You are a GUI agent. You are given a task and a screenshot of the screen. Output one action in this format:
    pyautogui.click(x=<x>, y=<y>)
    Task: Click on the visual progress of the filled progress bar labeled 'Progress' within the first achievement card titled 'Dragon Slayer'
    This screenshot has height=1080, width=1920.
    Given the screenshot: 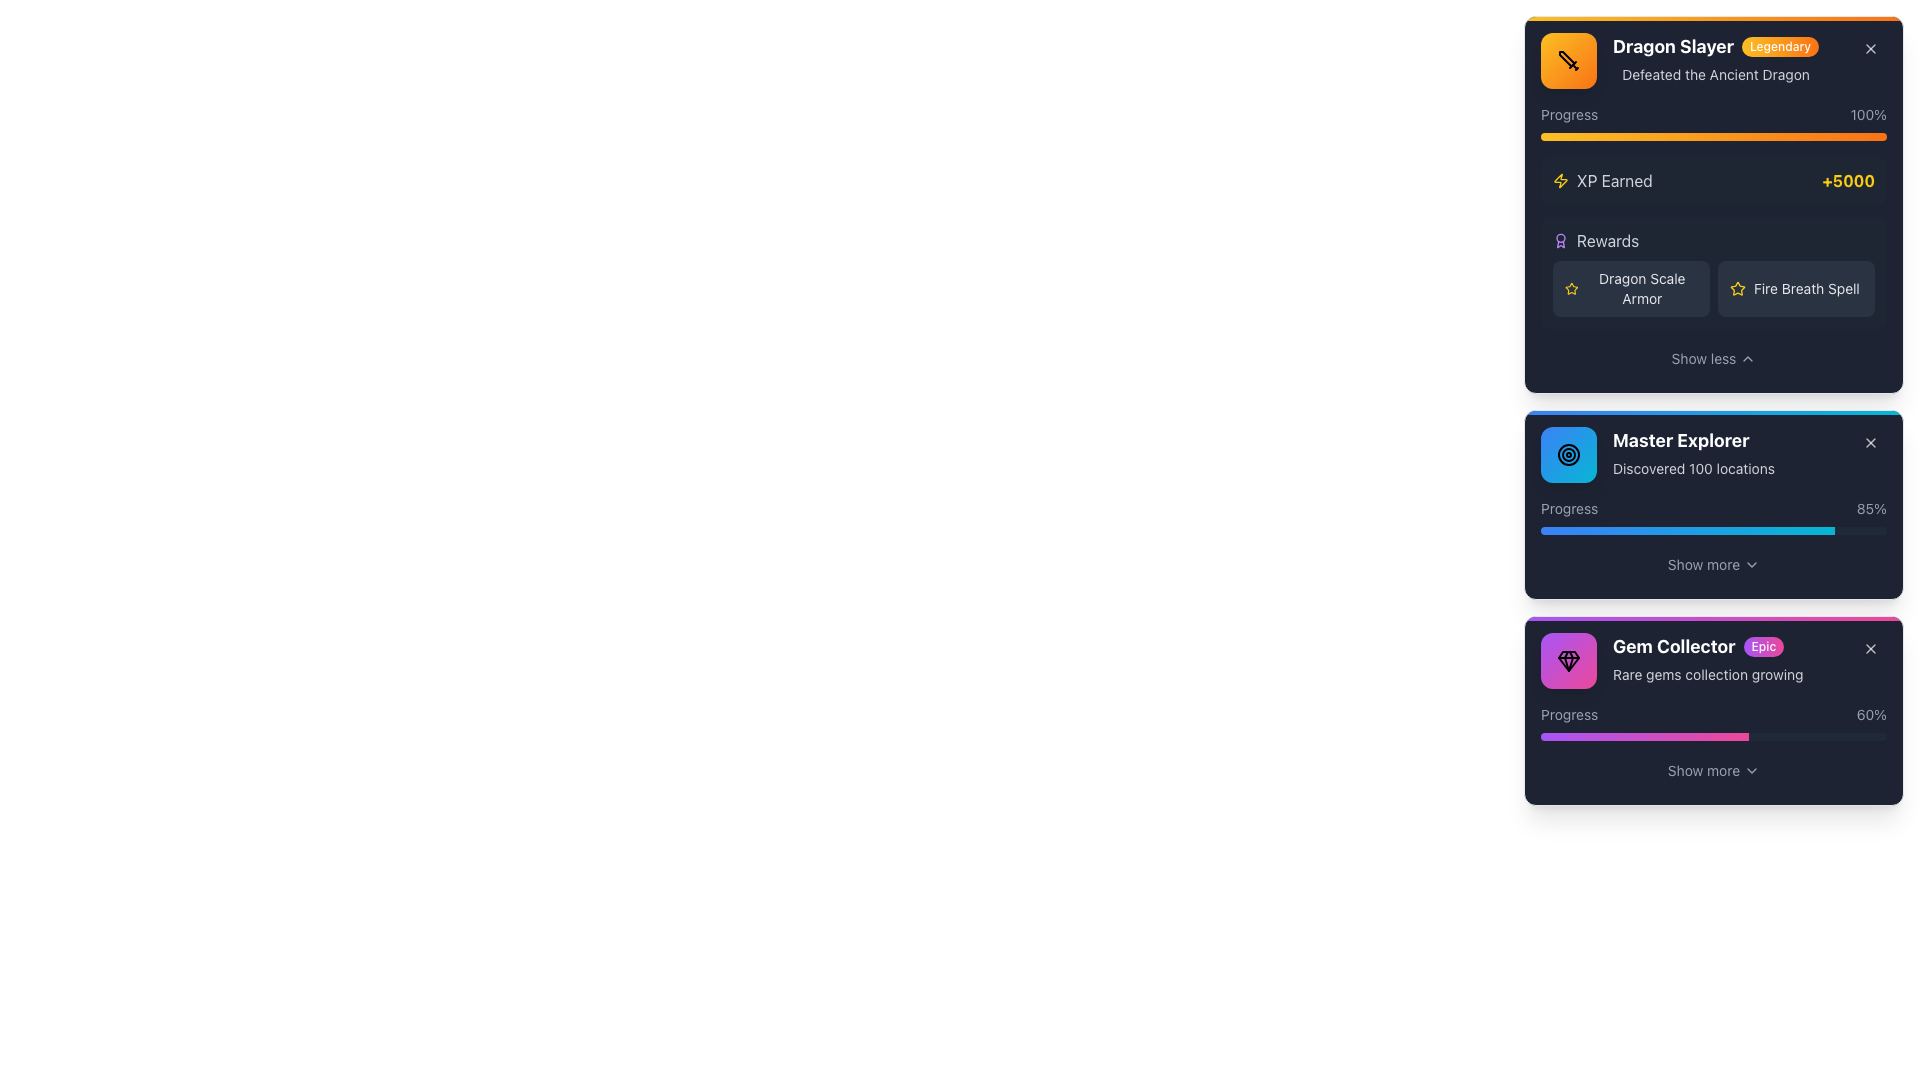 What is the action you would take?
    pyautogui.click(x=1712, y=123)
    